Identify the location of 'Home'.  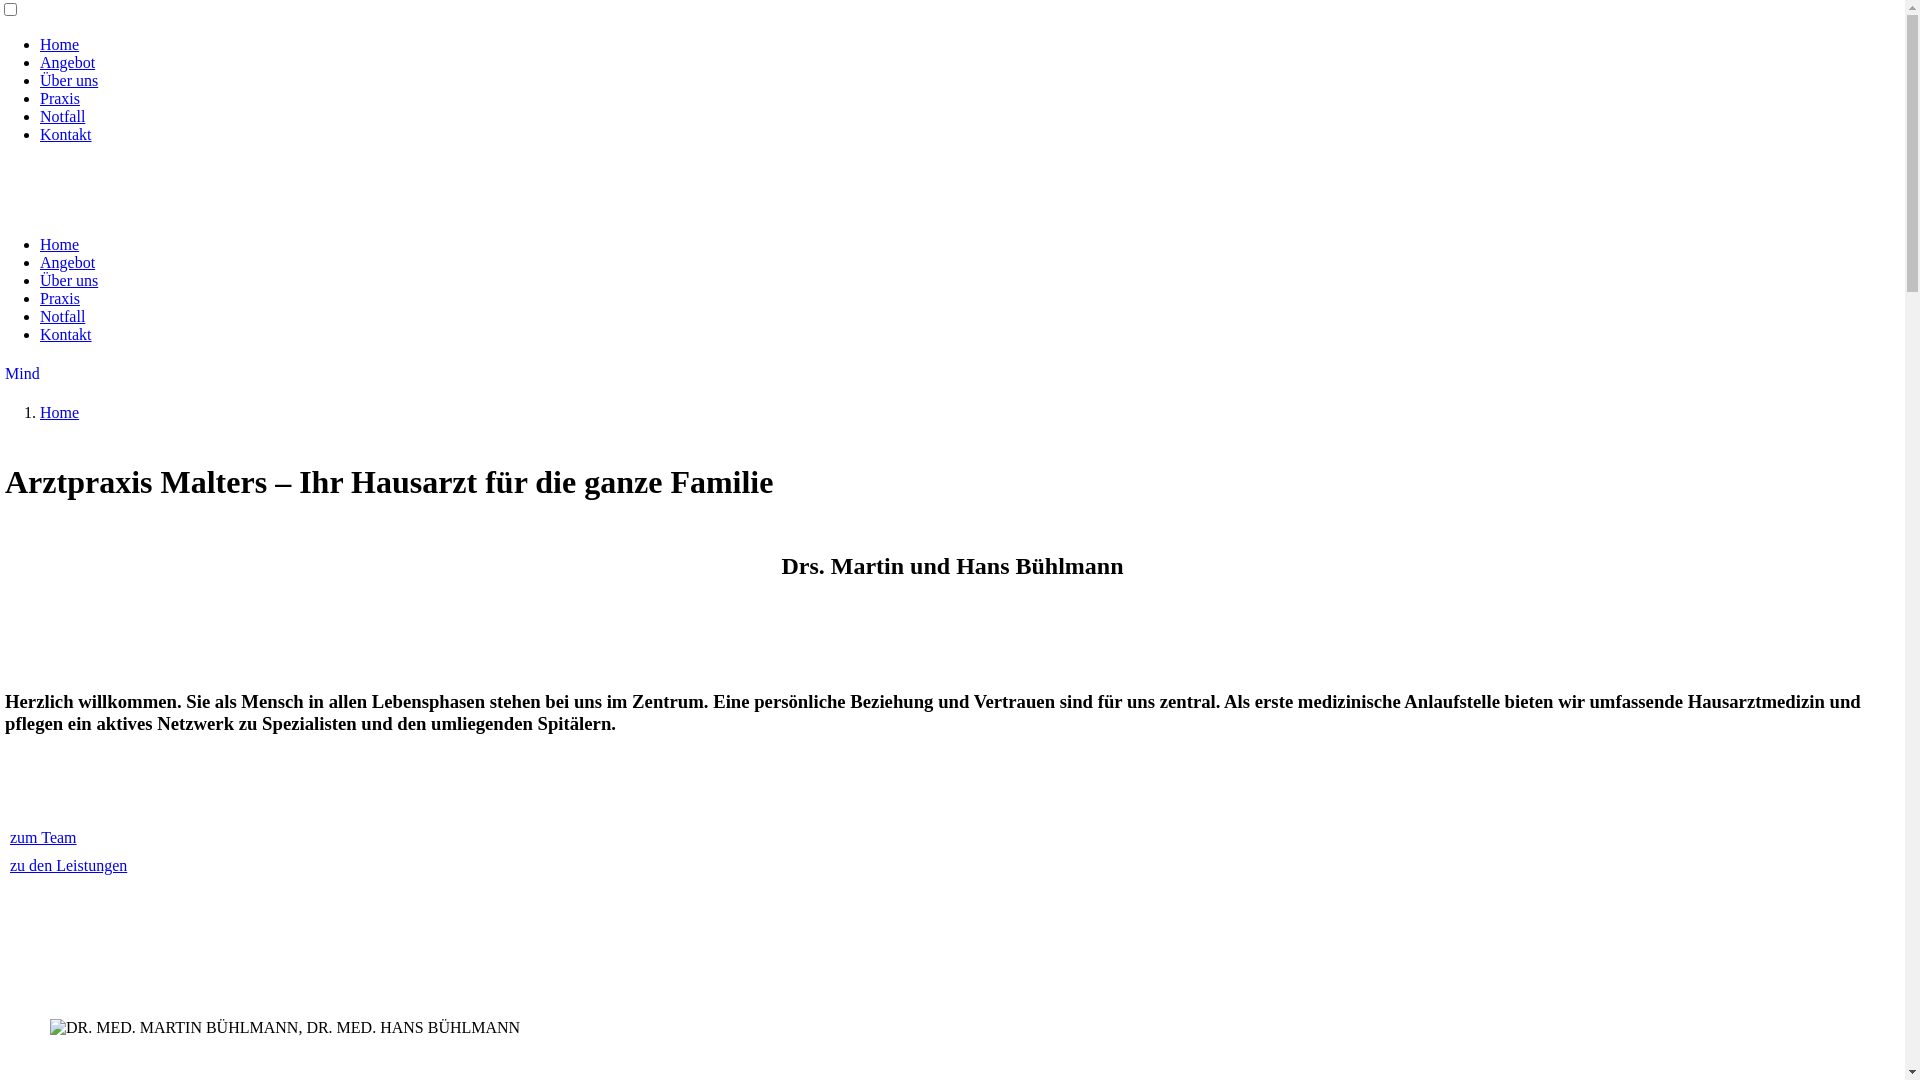
(59, 243).